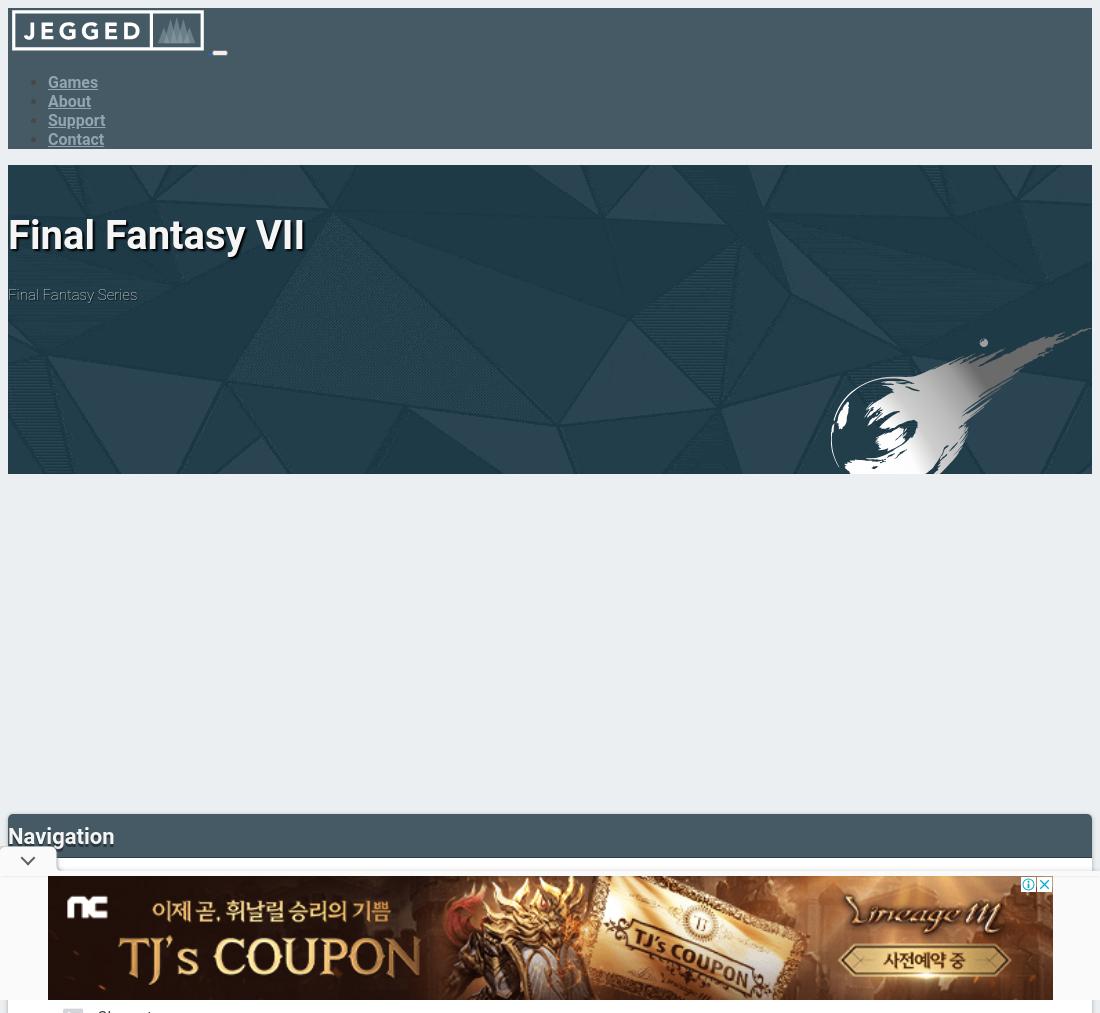 This screenshot has width=1100, height=1013. I want to click on 'Navigation', so click(60, 834).